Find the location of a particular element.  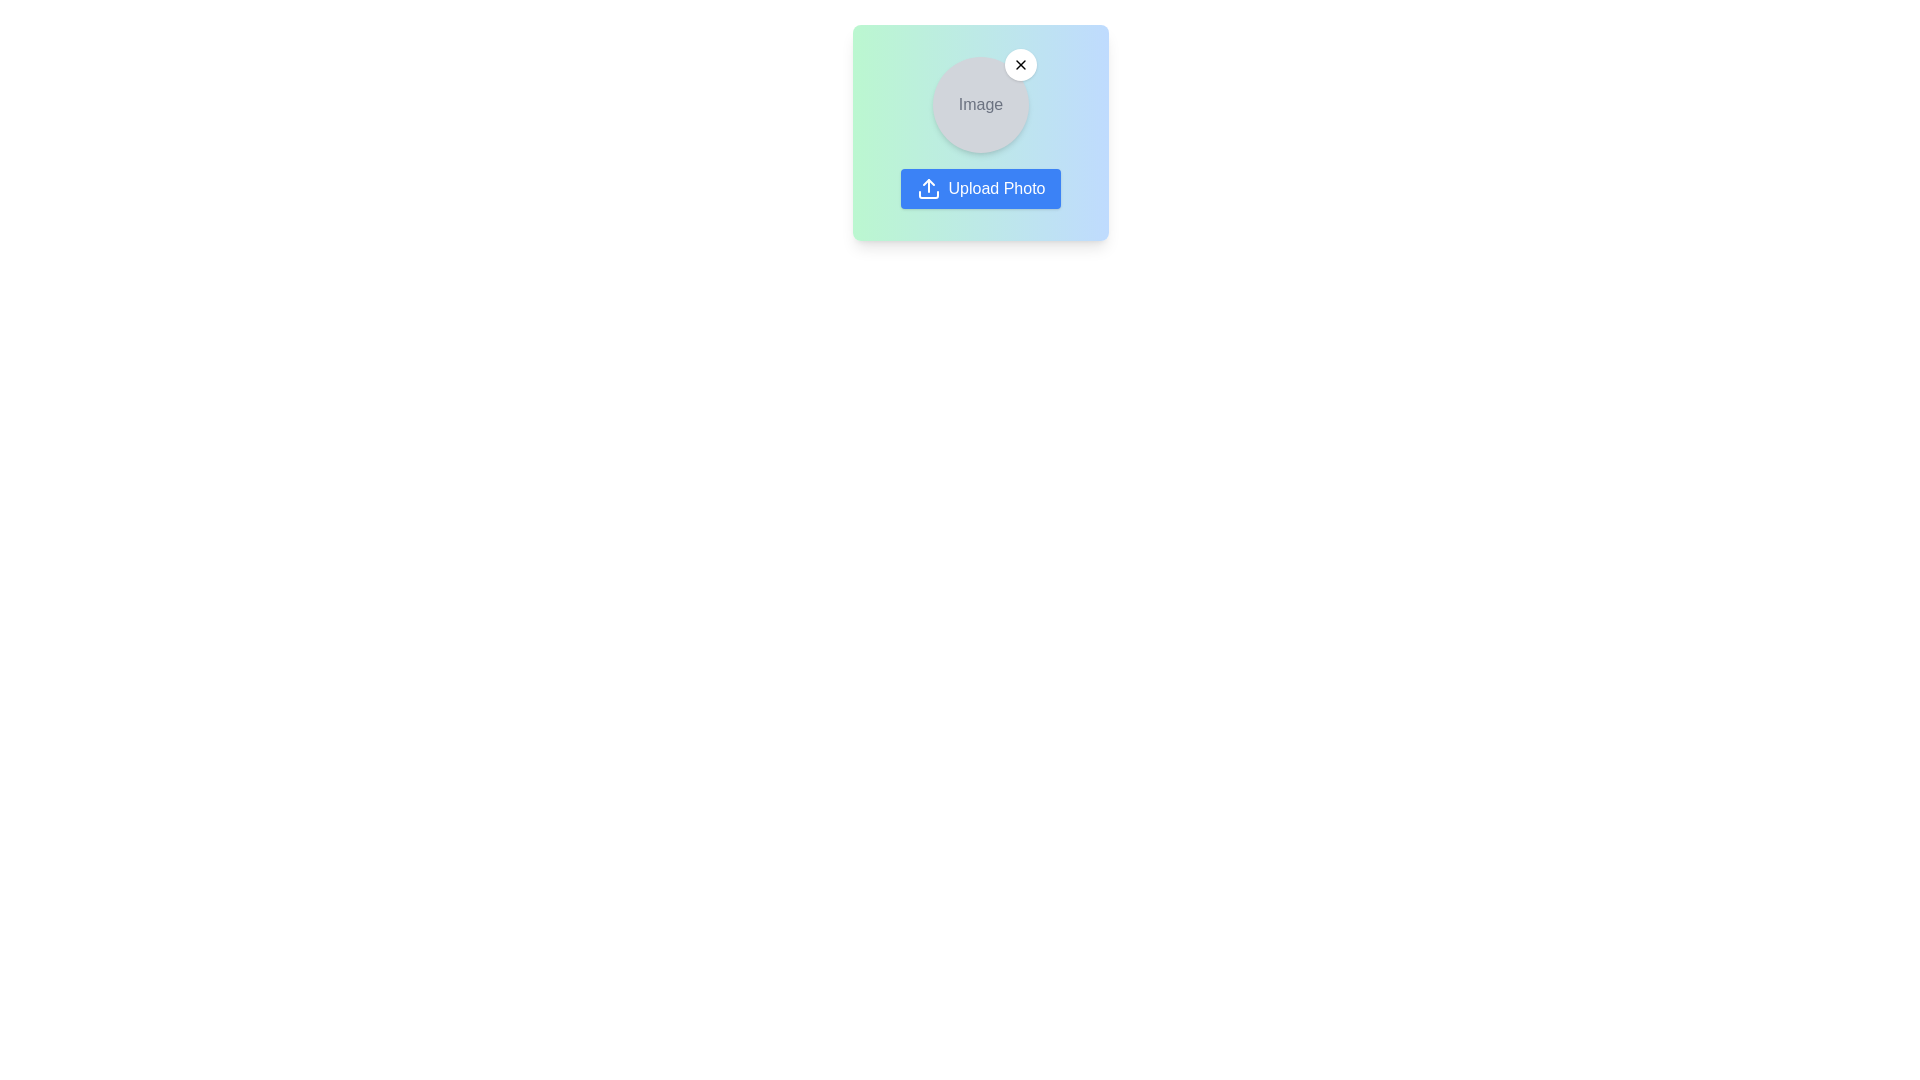

the interactive close button located in the top-right corner of the card layout to change its color is located at coordinates (1021, 64).